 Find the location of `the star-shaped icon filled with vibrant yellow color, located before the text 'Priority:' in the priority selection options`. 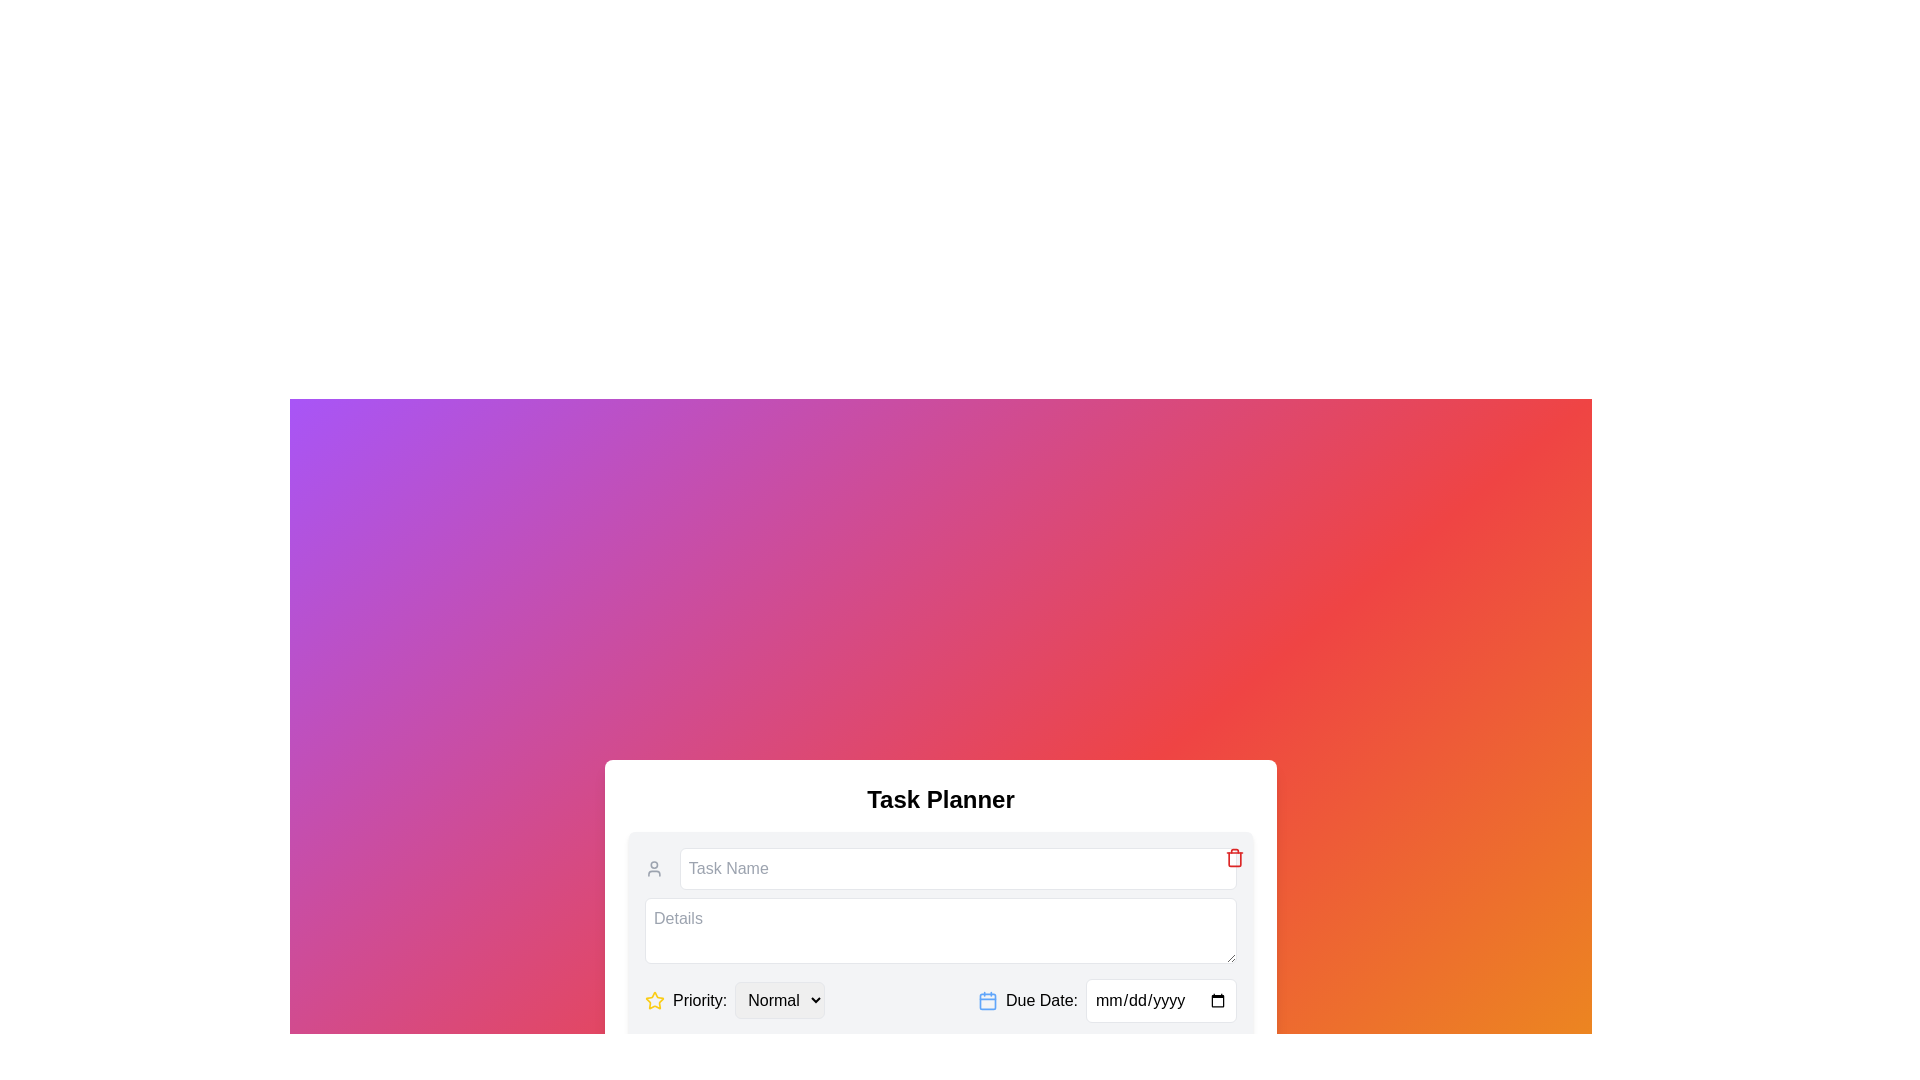

the star-shaped icon filled with vibrant yellow color, located before the text 'Priority:' in the priority selection options is located at coordinates (654, 999).